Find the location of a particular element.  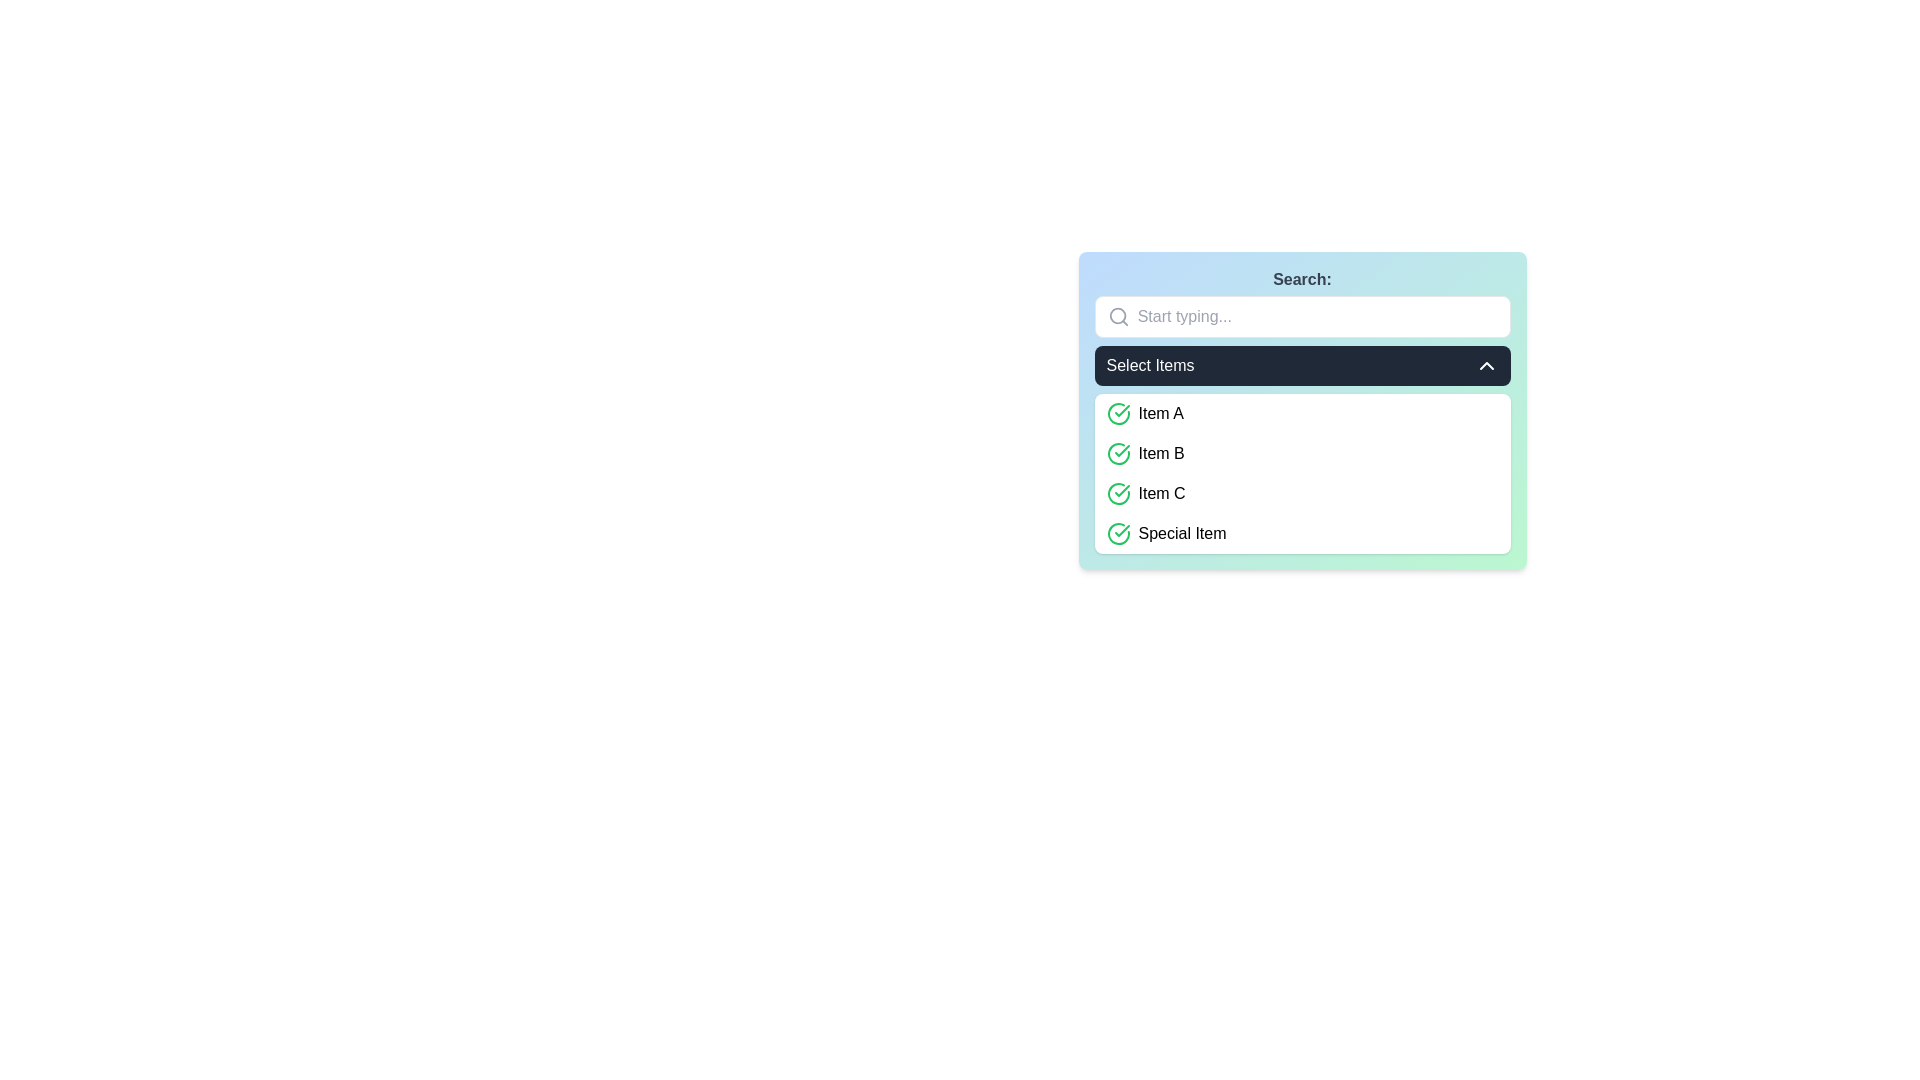

the green checkmark icon indicating that 'Item A' is selected in the list is located at coordinates (1122, 490).